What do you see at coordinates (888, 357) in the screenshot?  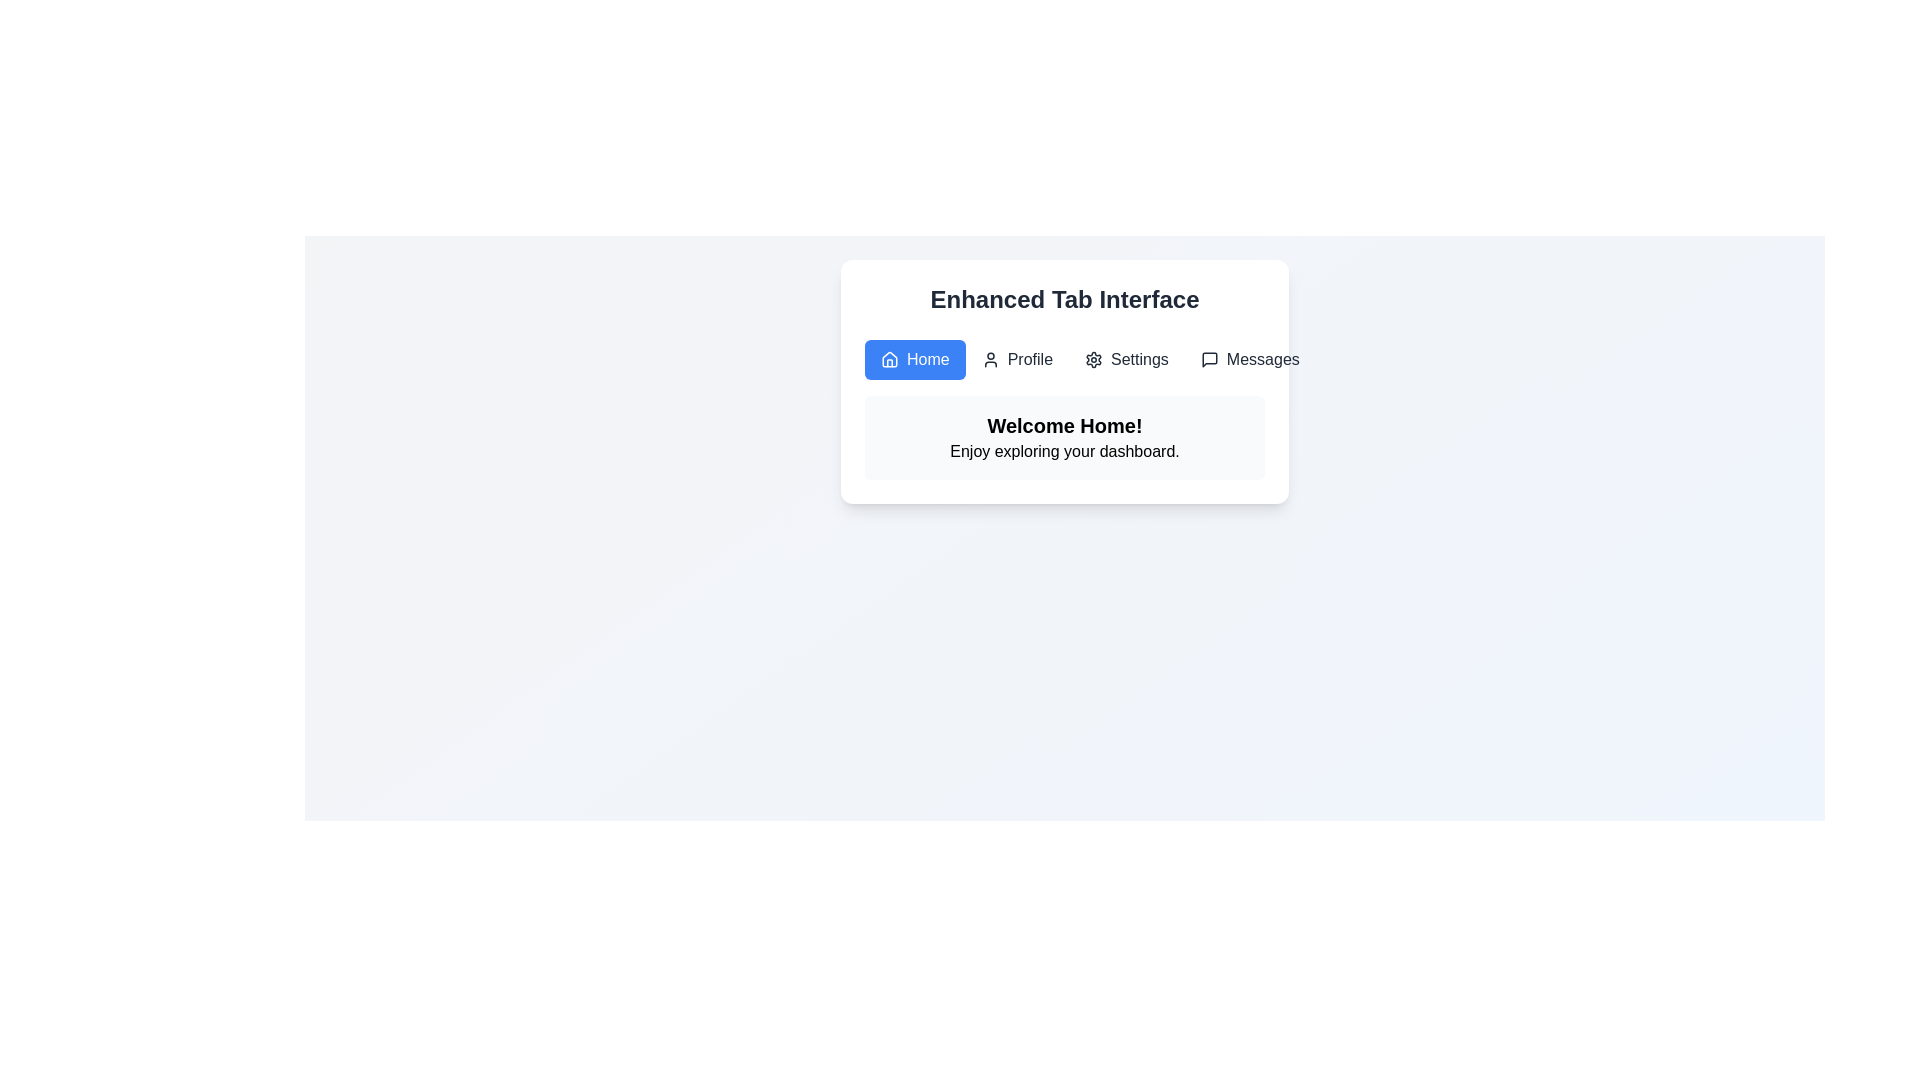 I see `the 'Home' icon component, which visually represents the concept of a home or homepage, located in the top left of the main interface area` at bounding box center [888, 357].